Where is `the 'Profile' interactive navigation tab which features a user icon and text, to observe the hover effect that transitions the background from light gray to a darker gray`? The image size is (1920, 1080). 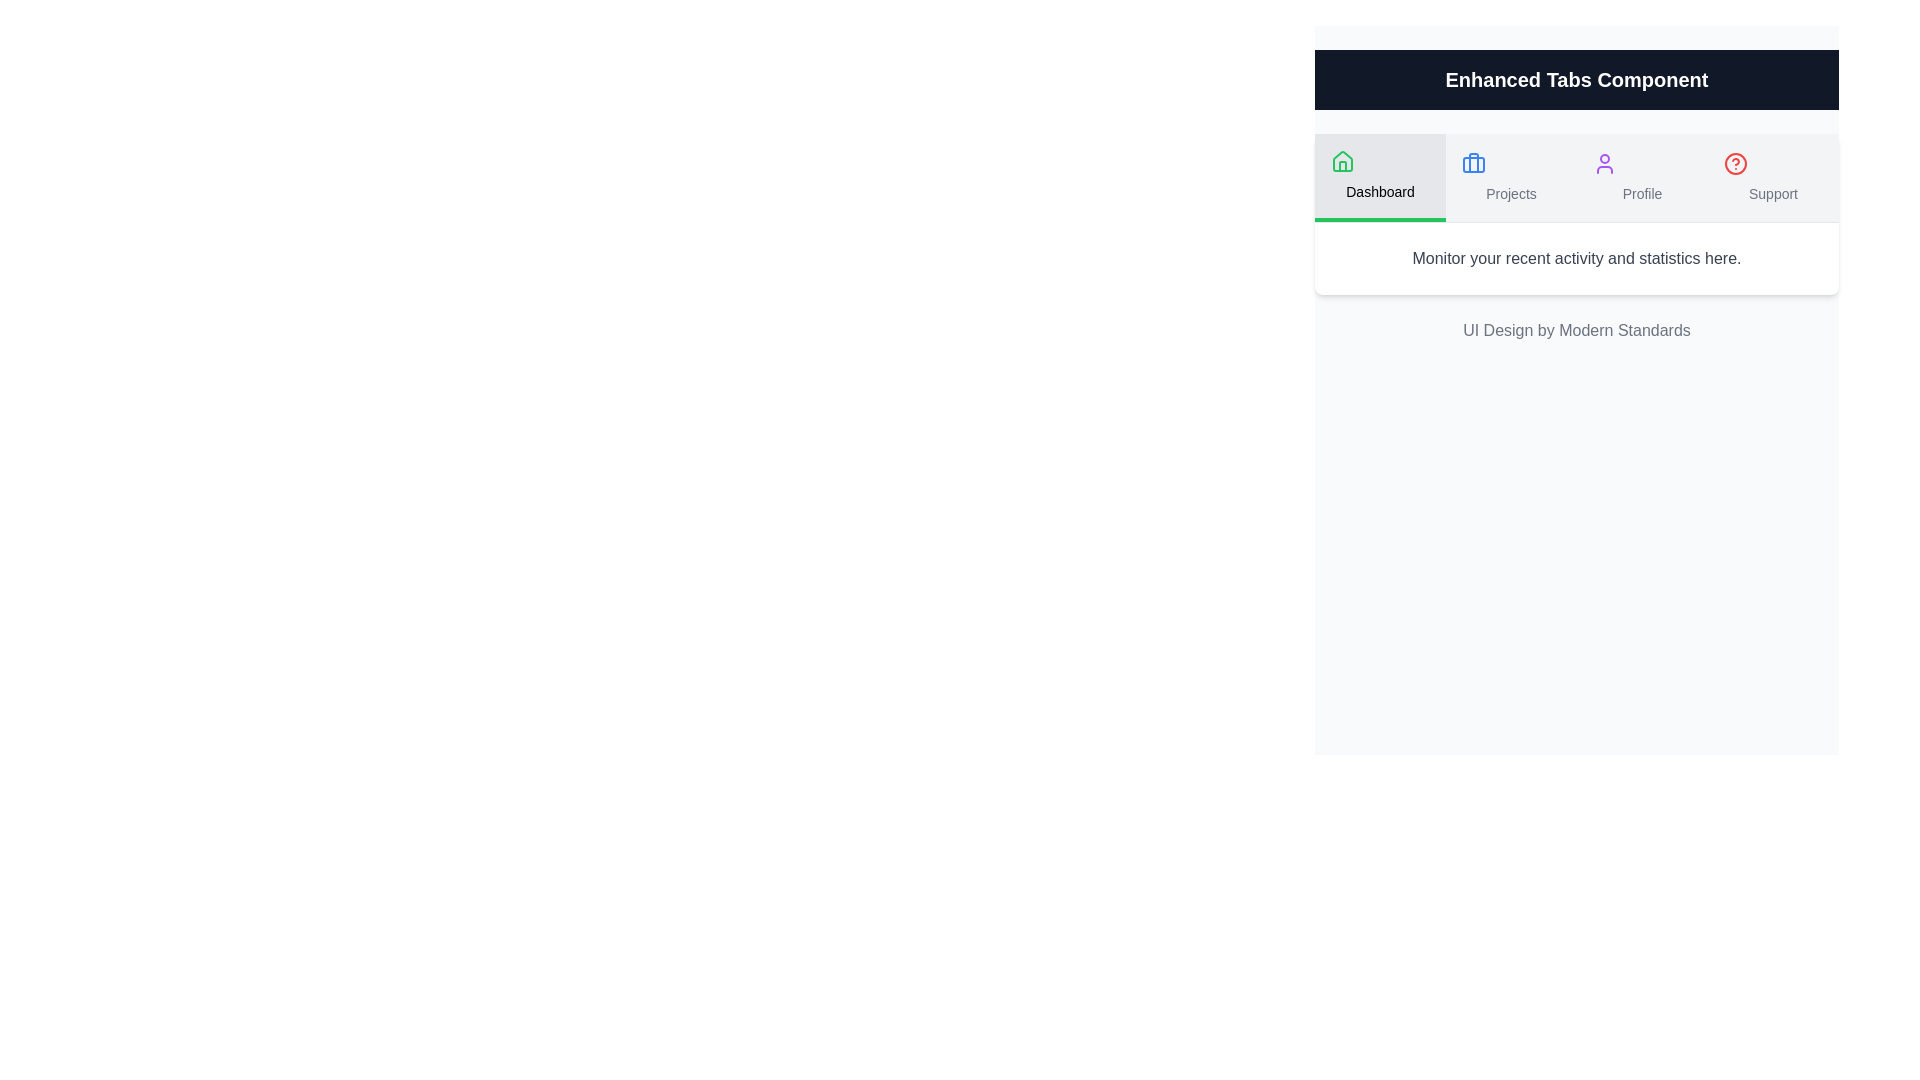
the 'Profile' interactive navigation tab which features a user icon and text, to observe the hover effect that transitions the background from light gray to a darker gray is located at coordinates (1642, 176).